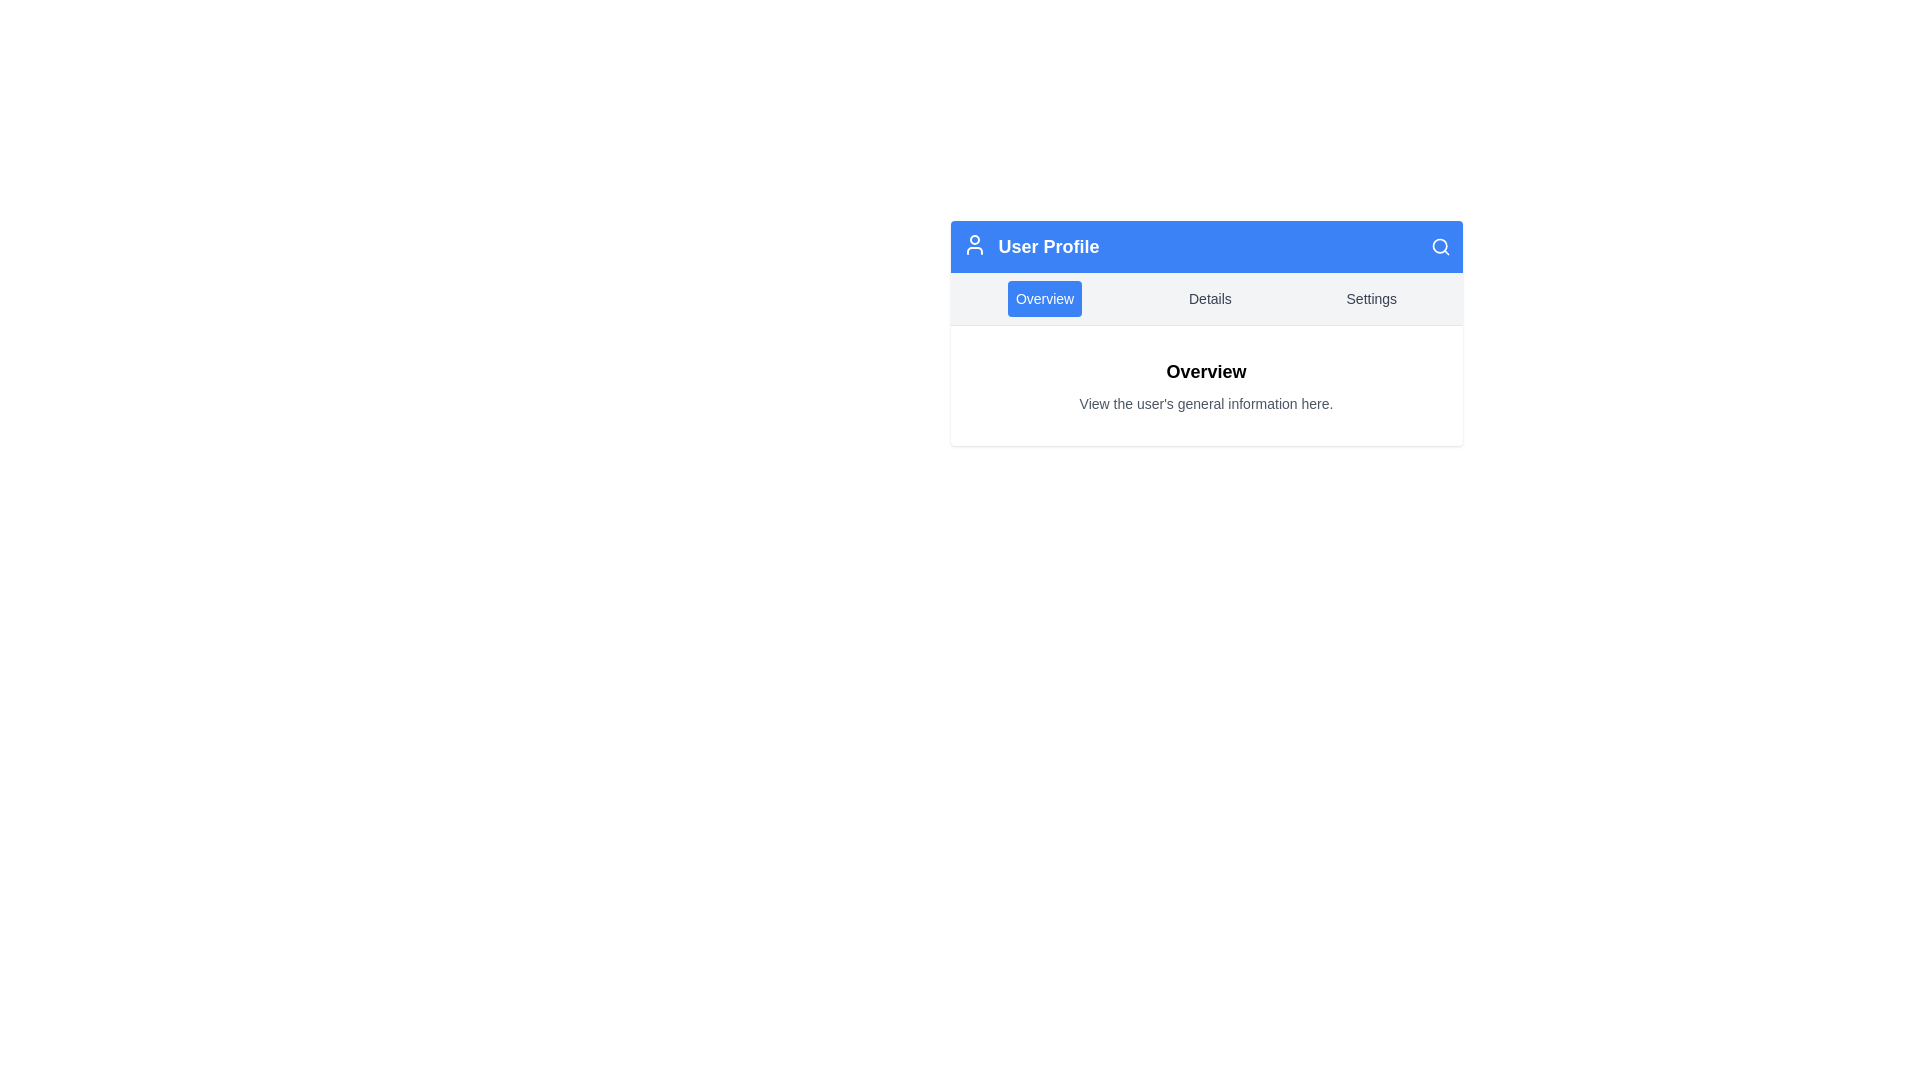 Image resolution: width=1920 pixels, height=1080 pixels. I want to click on the 'Overview' button, which is a rectangular button with rounded corners and a blue background, so click(1044, 299).